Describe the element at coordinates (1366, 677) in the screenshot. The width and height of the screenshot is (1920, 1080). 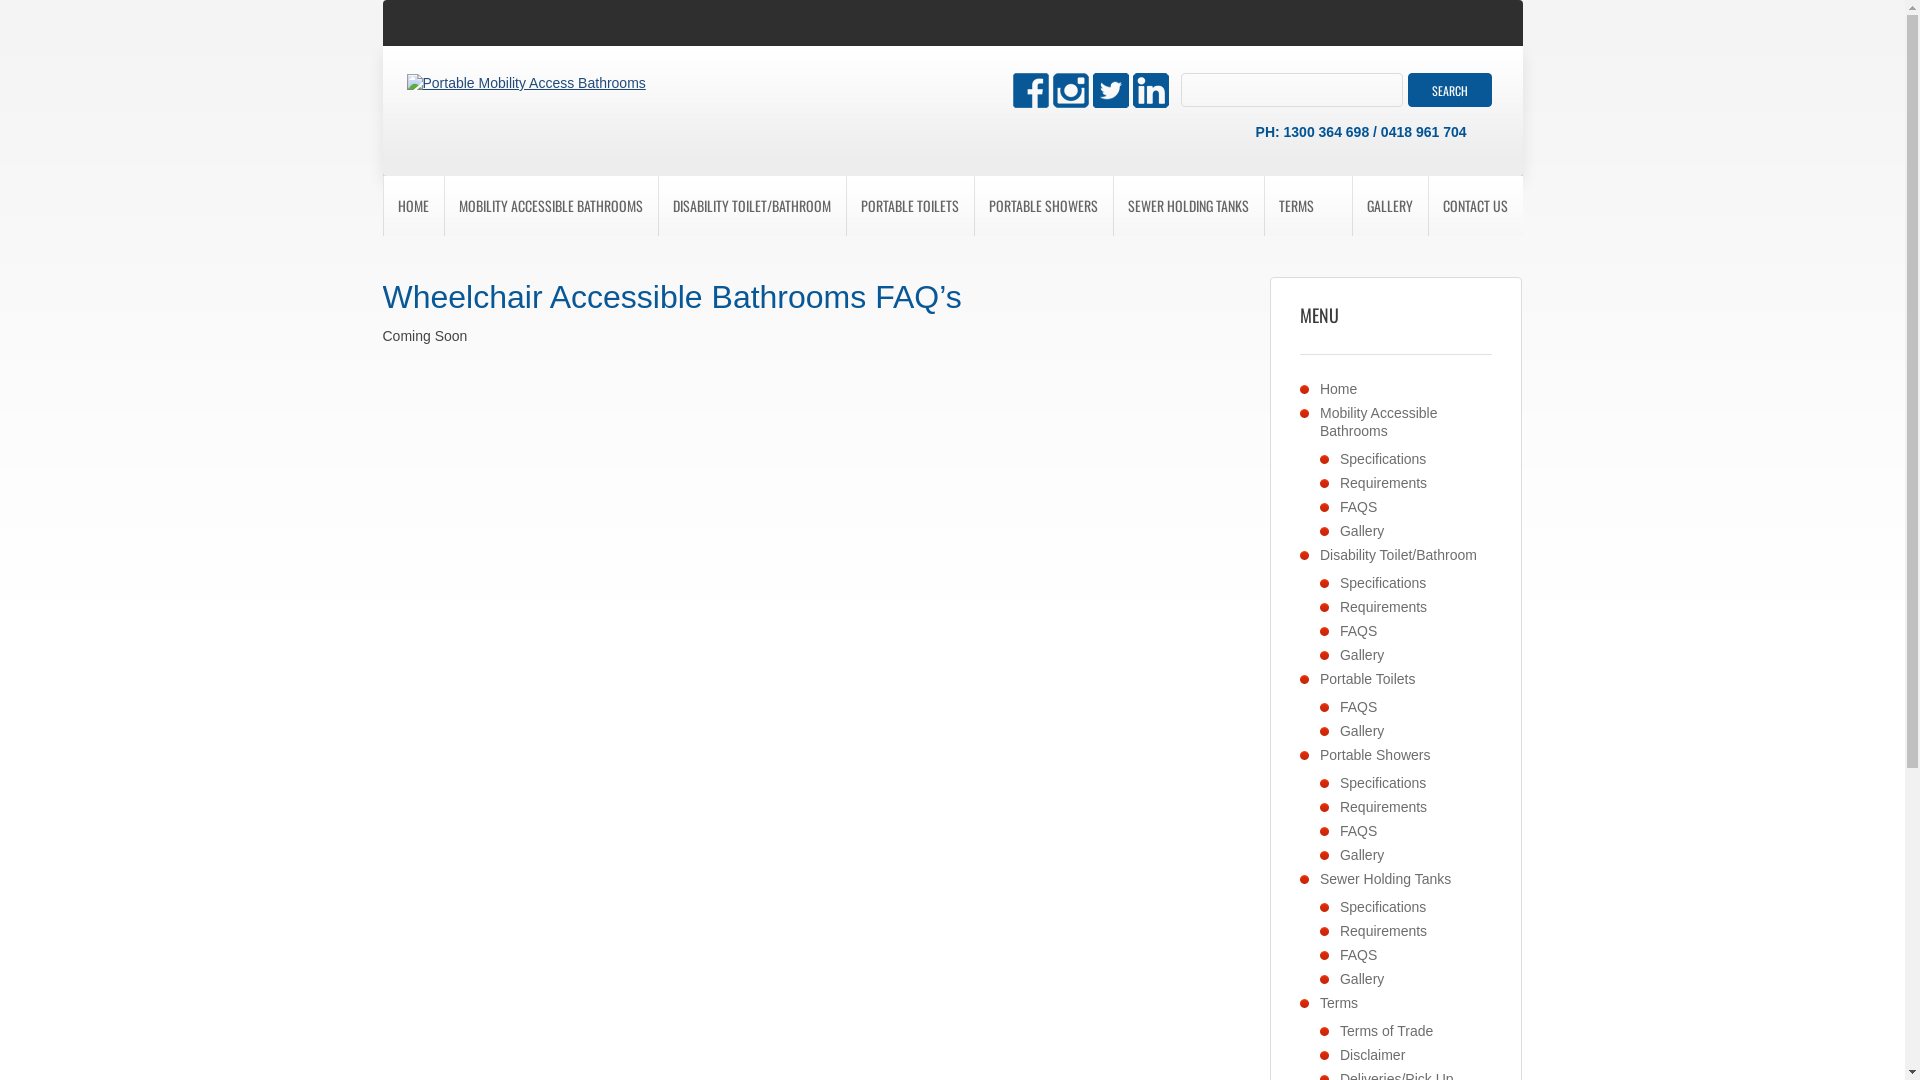
I see `'Portable Toilets'` at that location.